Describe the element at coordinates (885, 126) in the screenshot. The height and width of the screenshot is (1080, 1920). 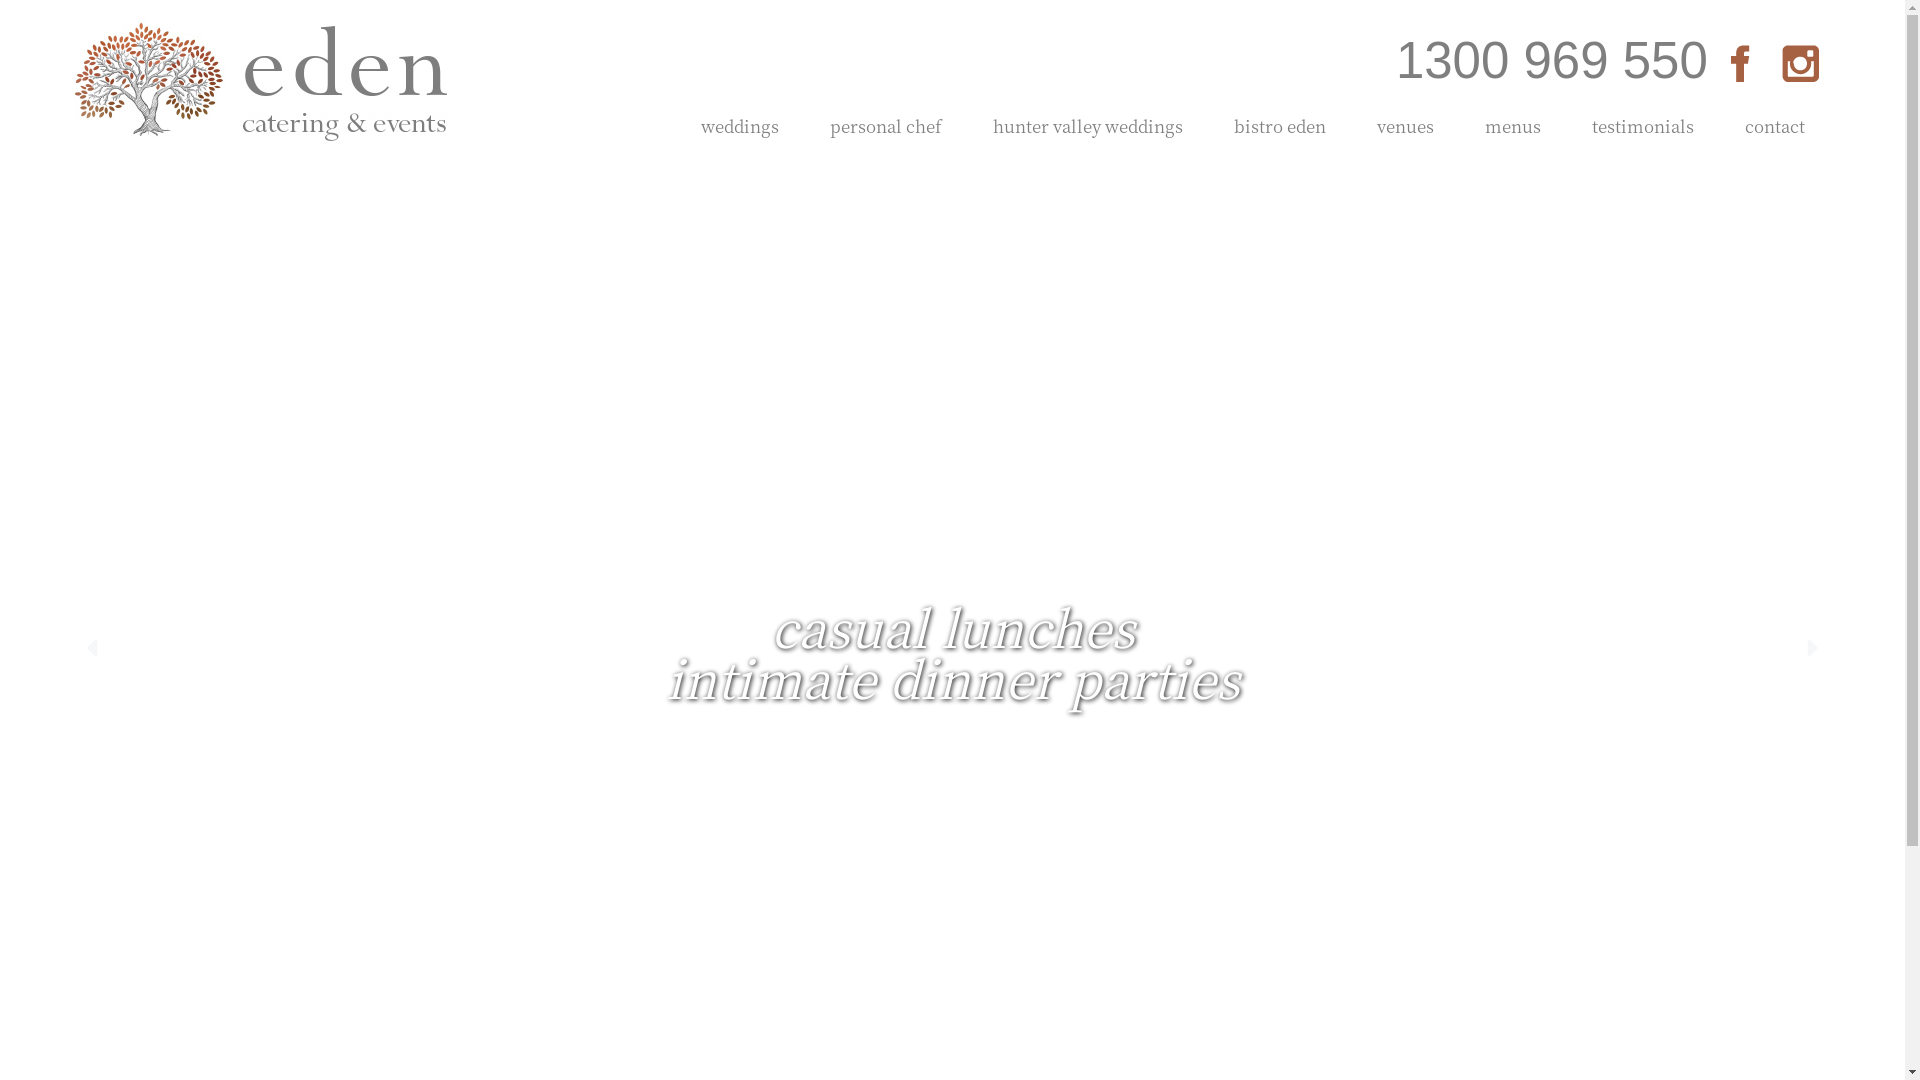
I see `'personal chef'` at that location.